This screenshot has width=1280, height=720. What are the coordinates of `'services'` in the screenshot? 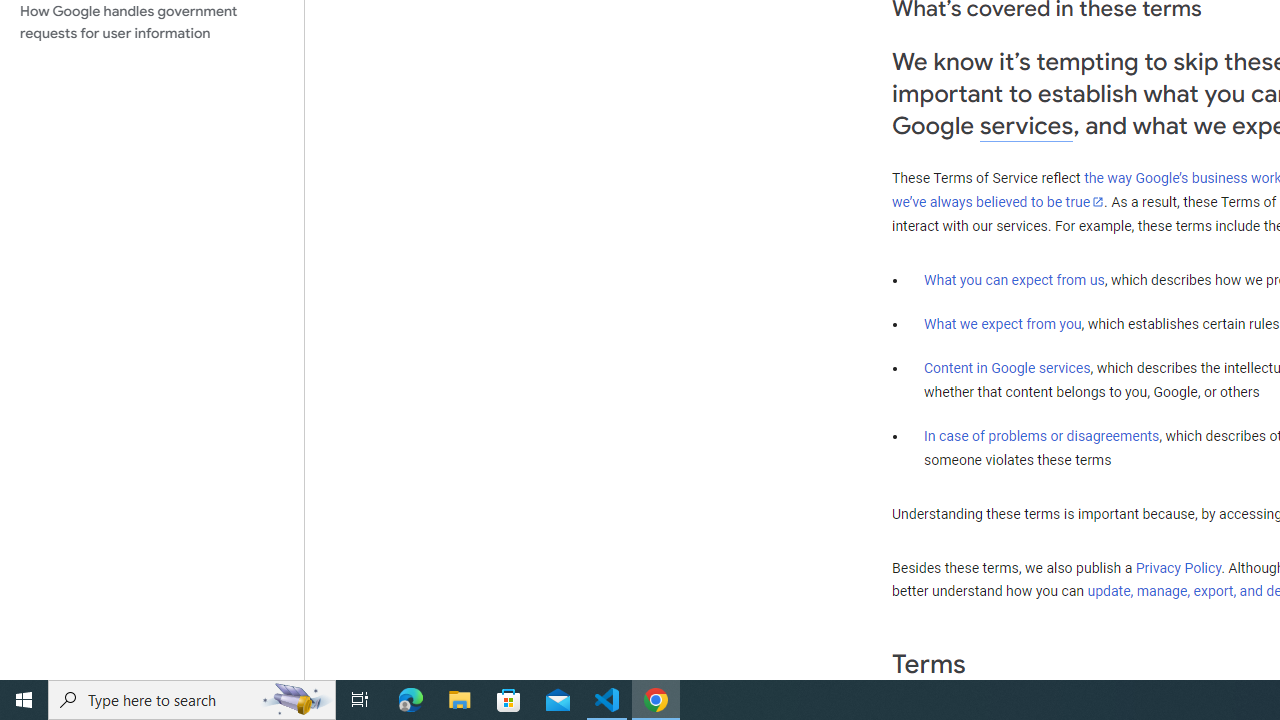 It's located at (1026, 125).